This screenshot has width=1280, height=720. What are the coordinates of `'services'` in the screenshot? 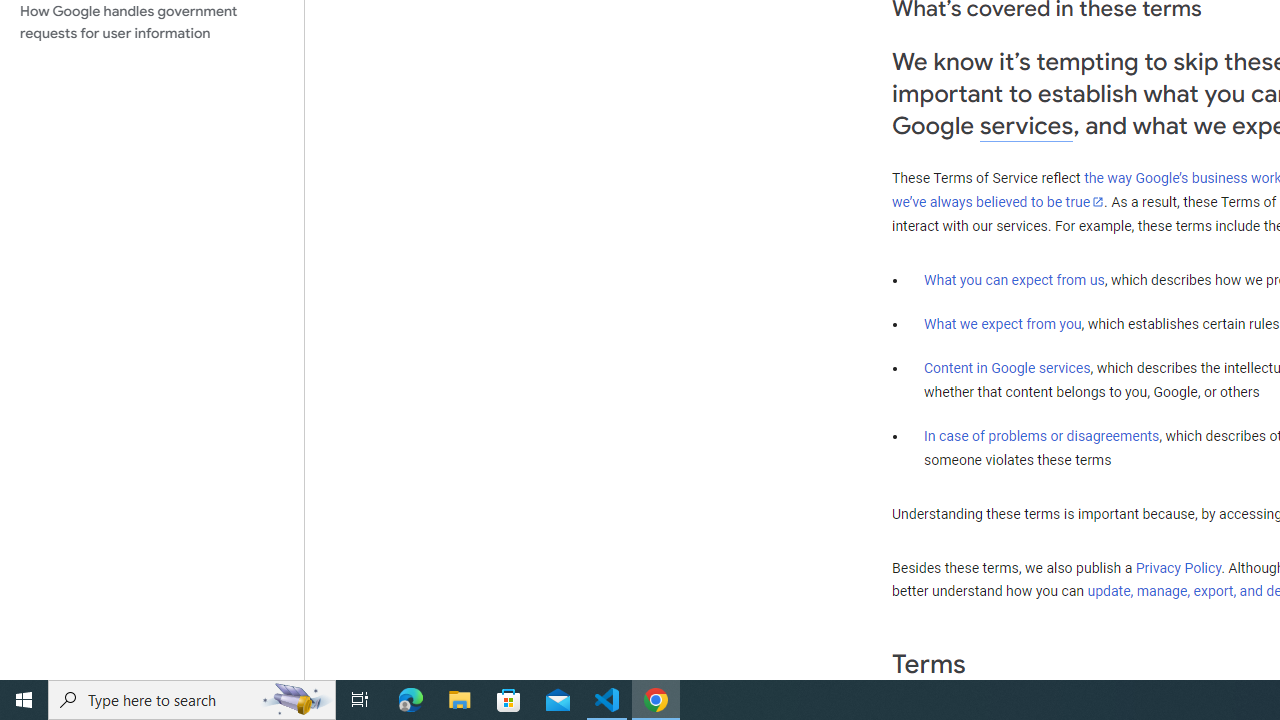 It's located at (1026, 125).